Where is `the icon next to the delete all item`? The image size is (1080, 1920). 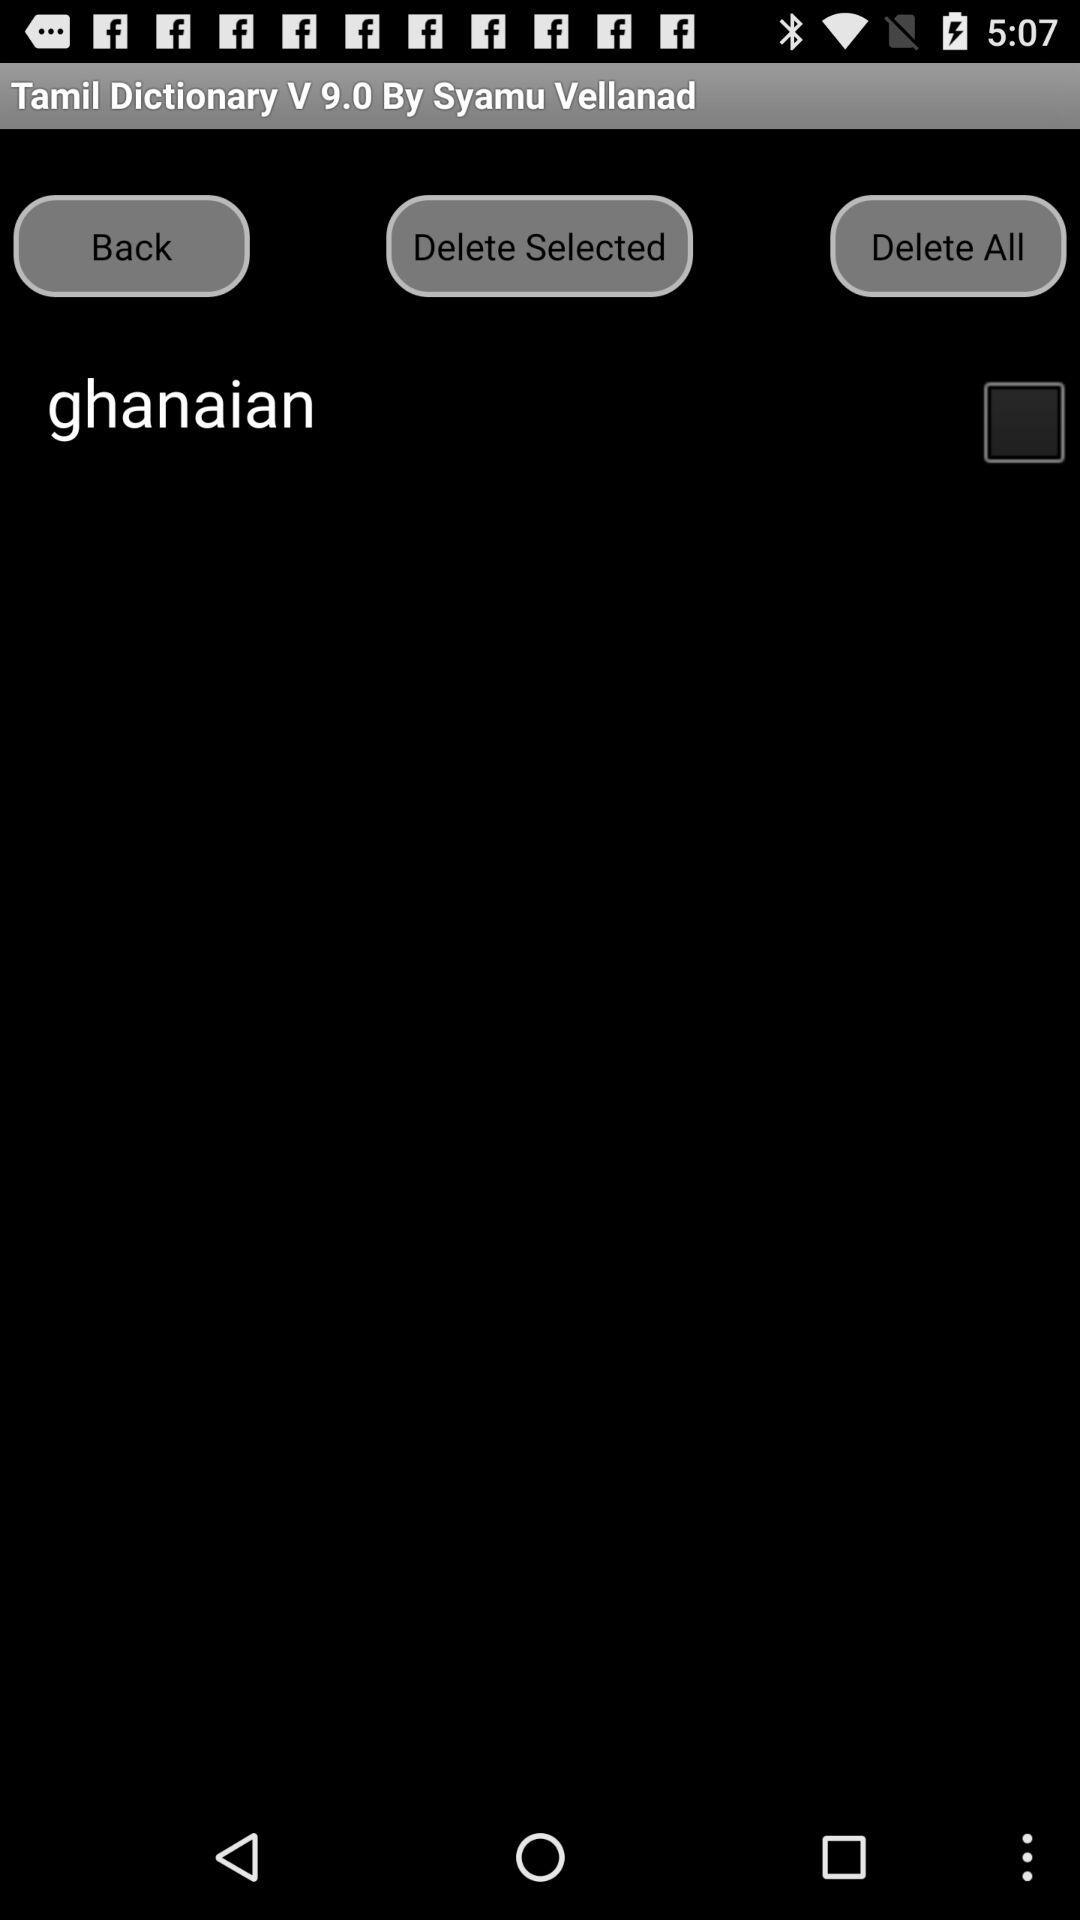
the icon next to the delete all item is located at coordinates (538, 244).